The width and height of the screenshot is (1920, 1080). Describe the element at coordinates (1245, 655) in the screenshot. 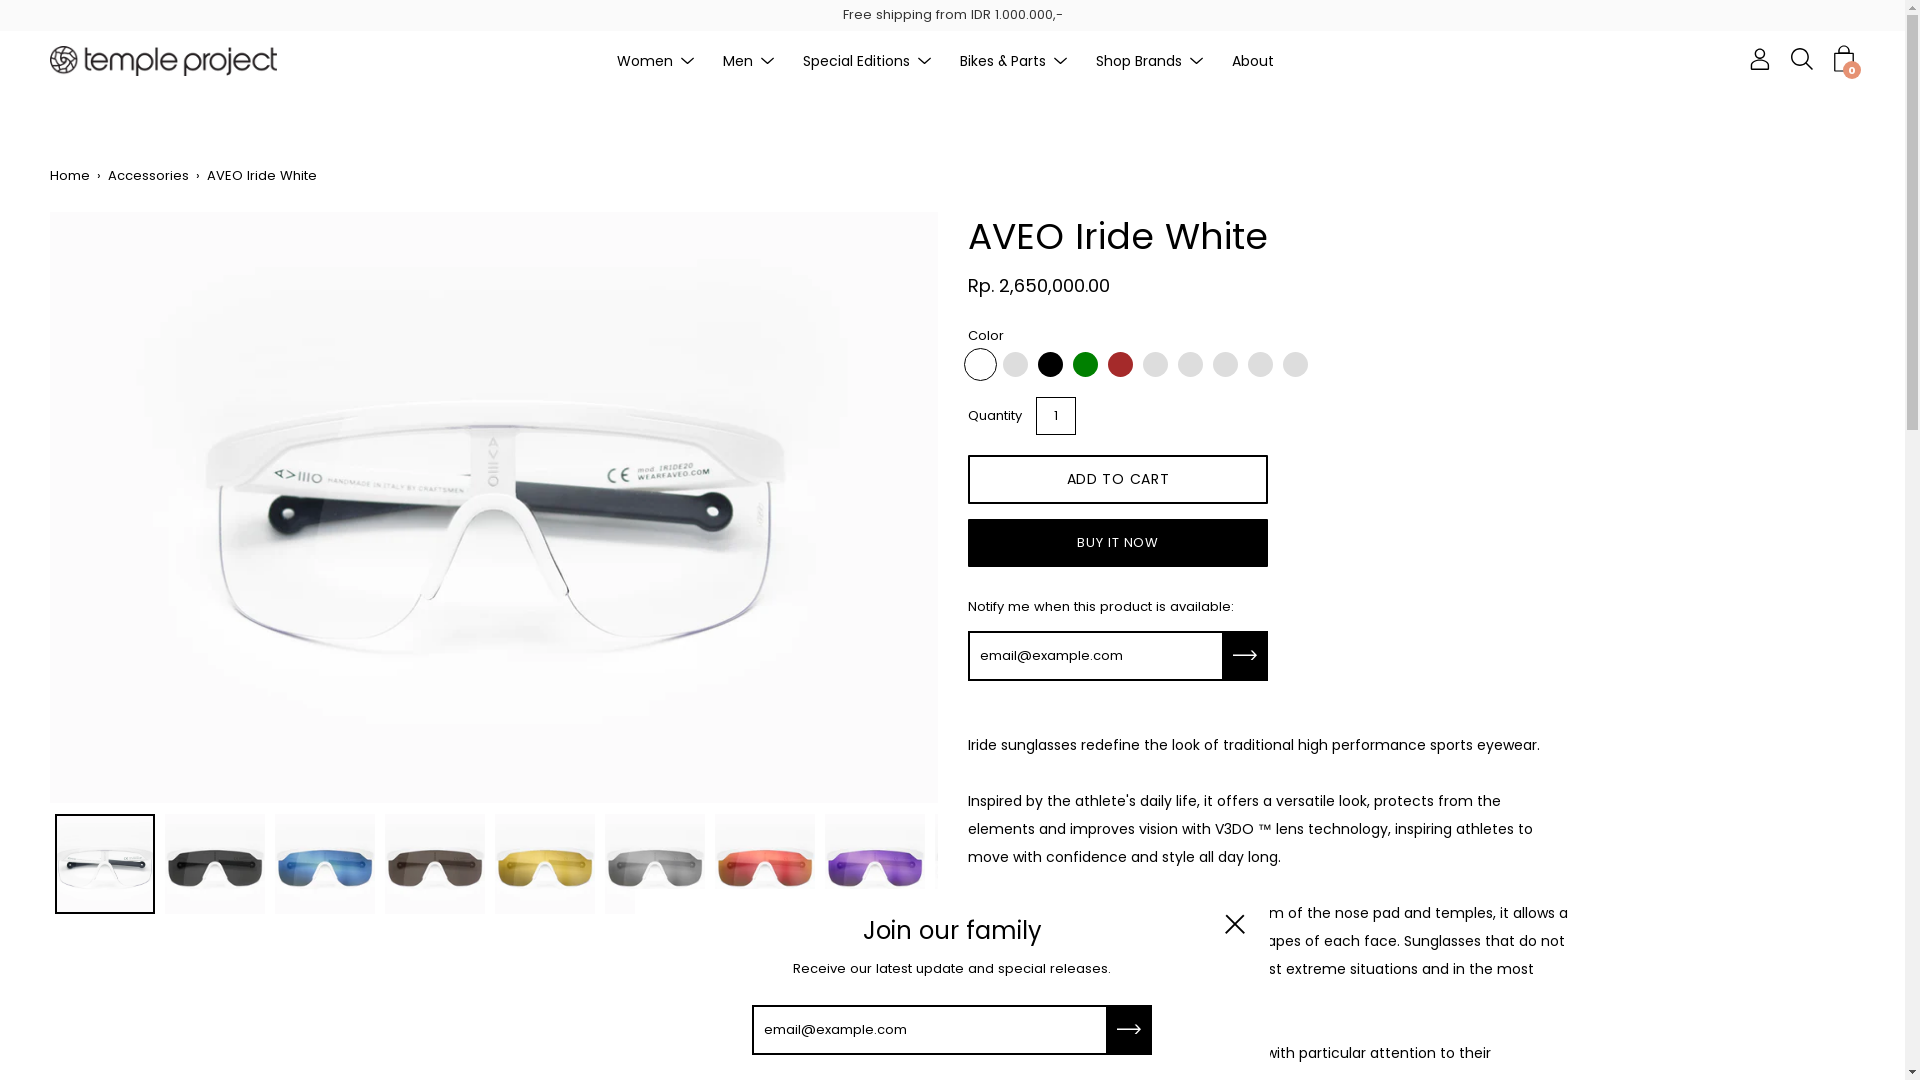

I see `'Submit'` at that location.